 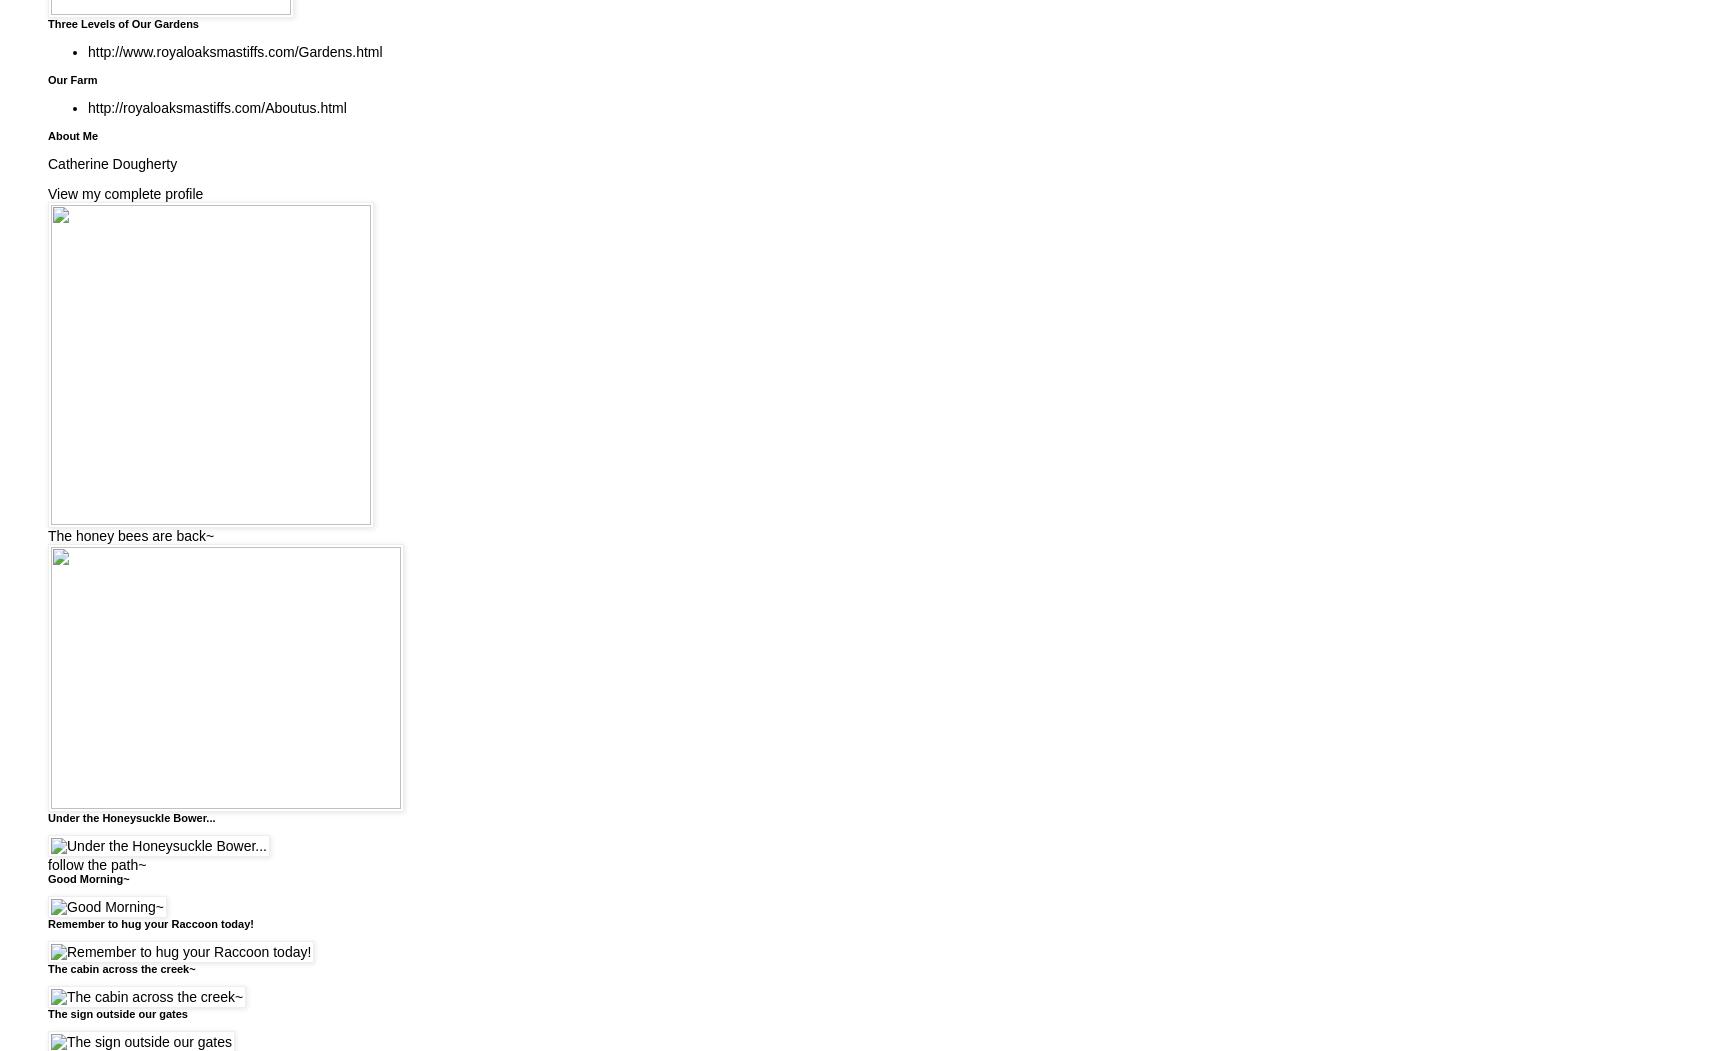 I want to click on 'Our Farm', so click(x=71, y=78).